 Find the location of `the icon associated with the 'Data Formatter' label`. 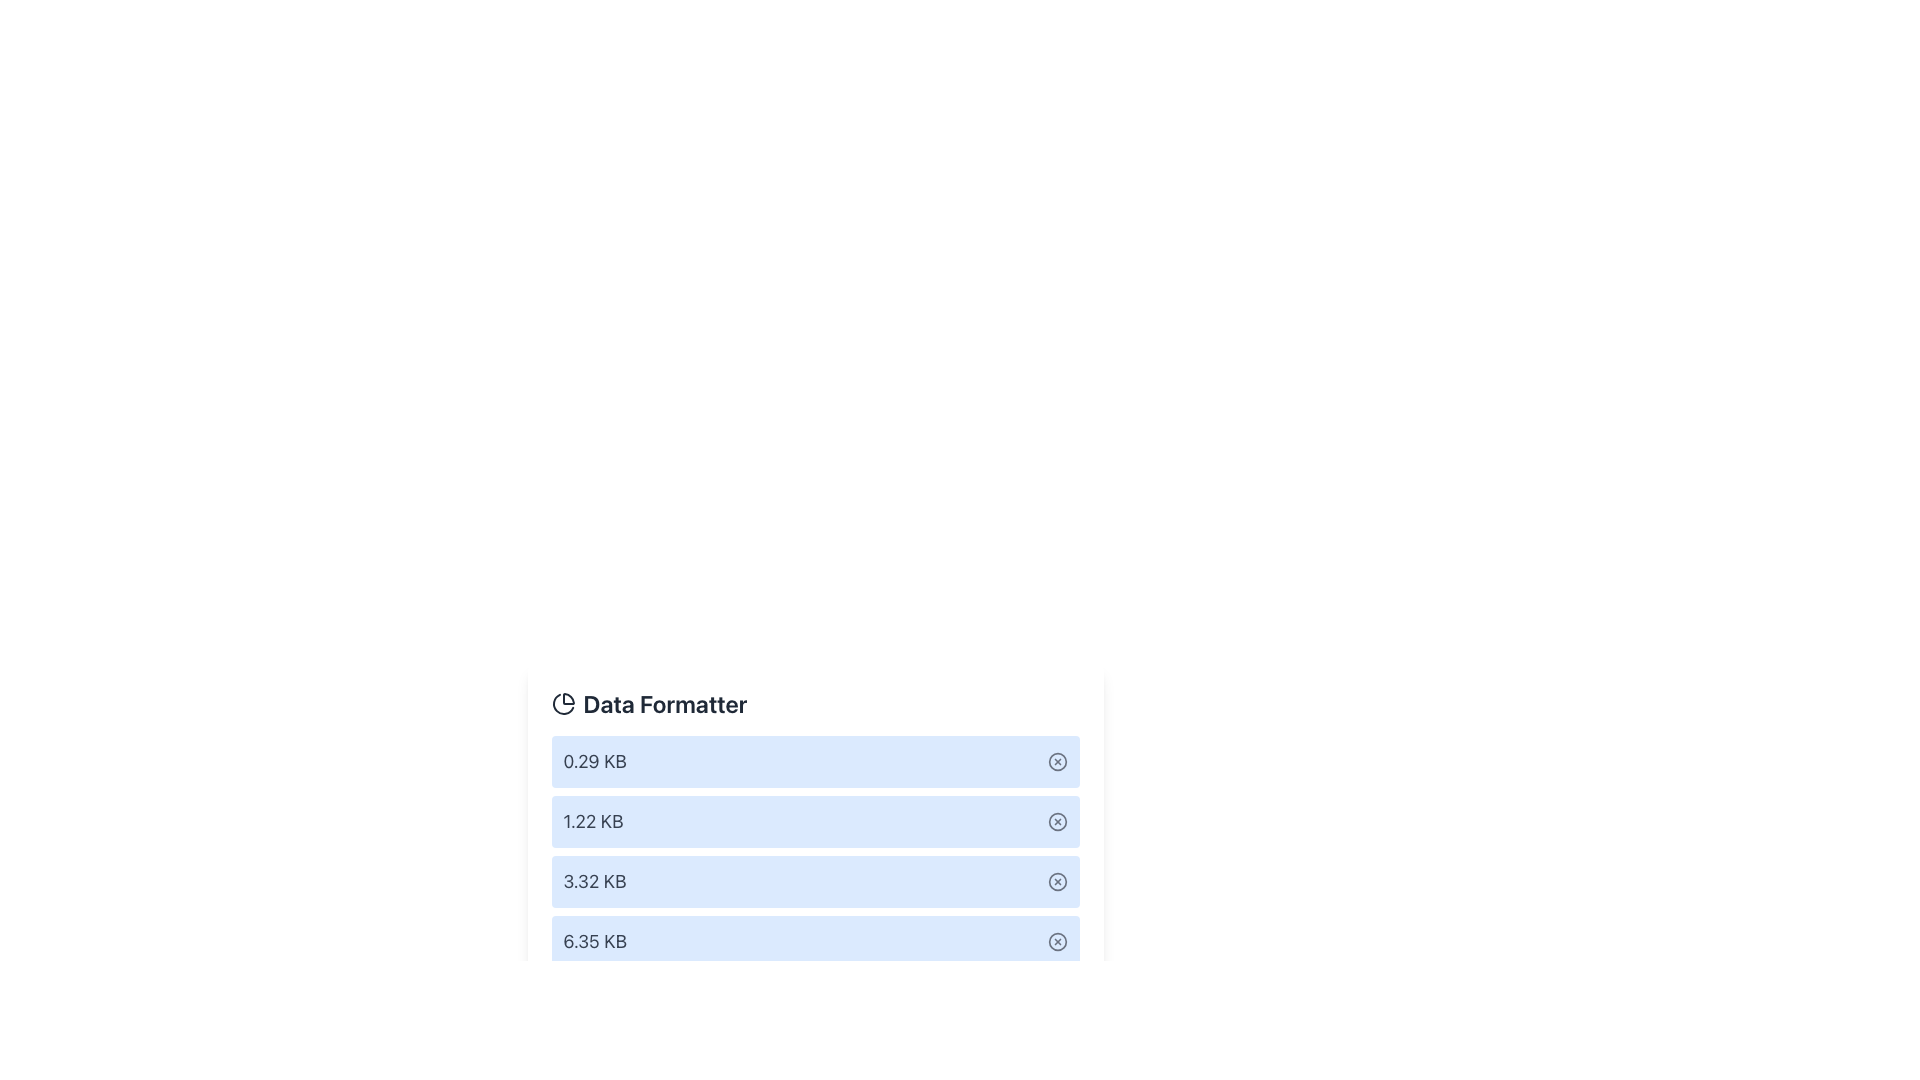

the icon associated with the 'Data Formatter' label is located at coordinates (562, 703).